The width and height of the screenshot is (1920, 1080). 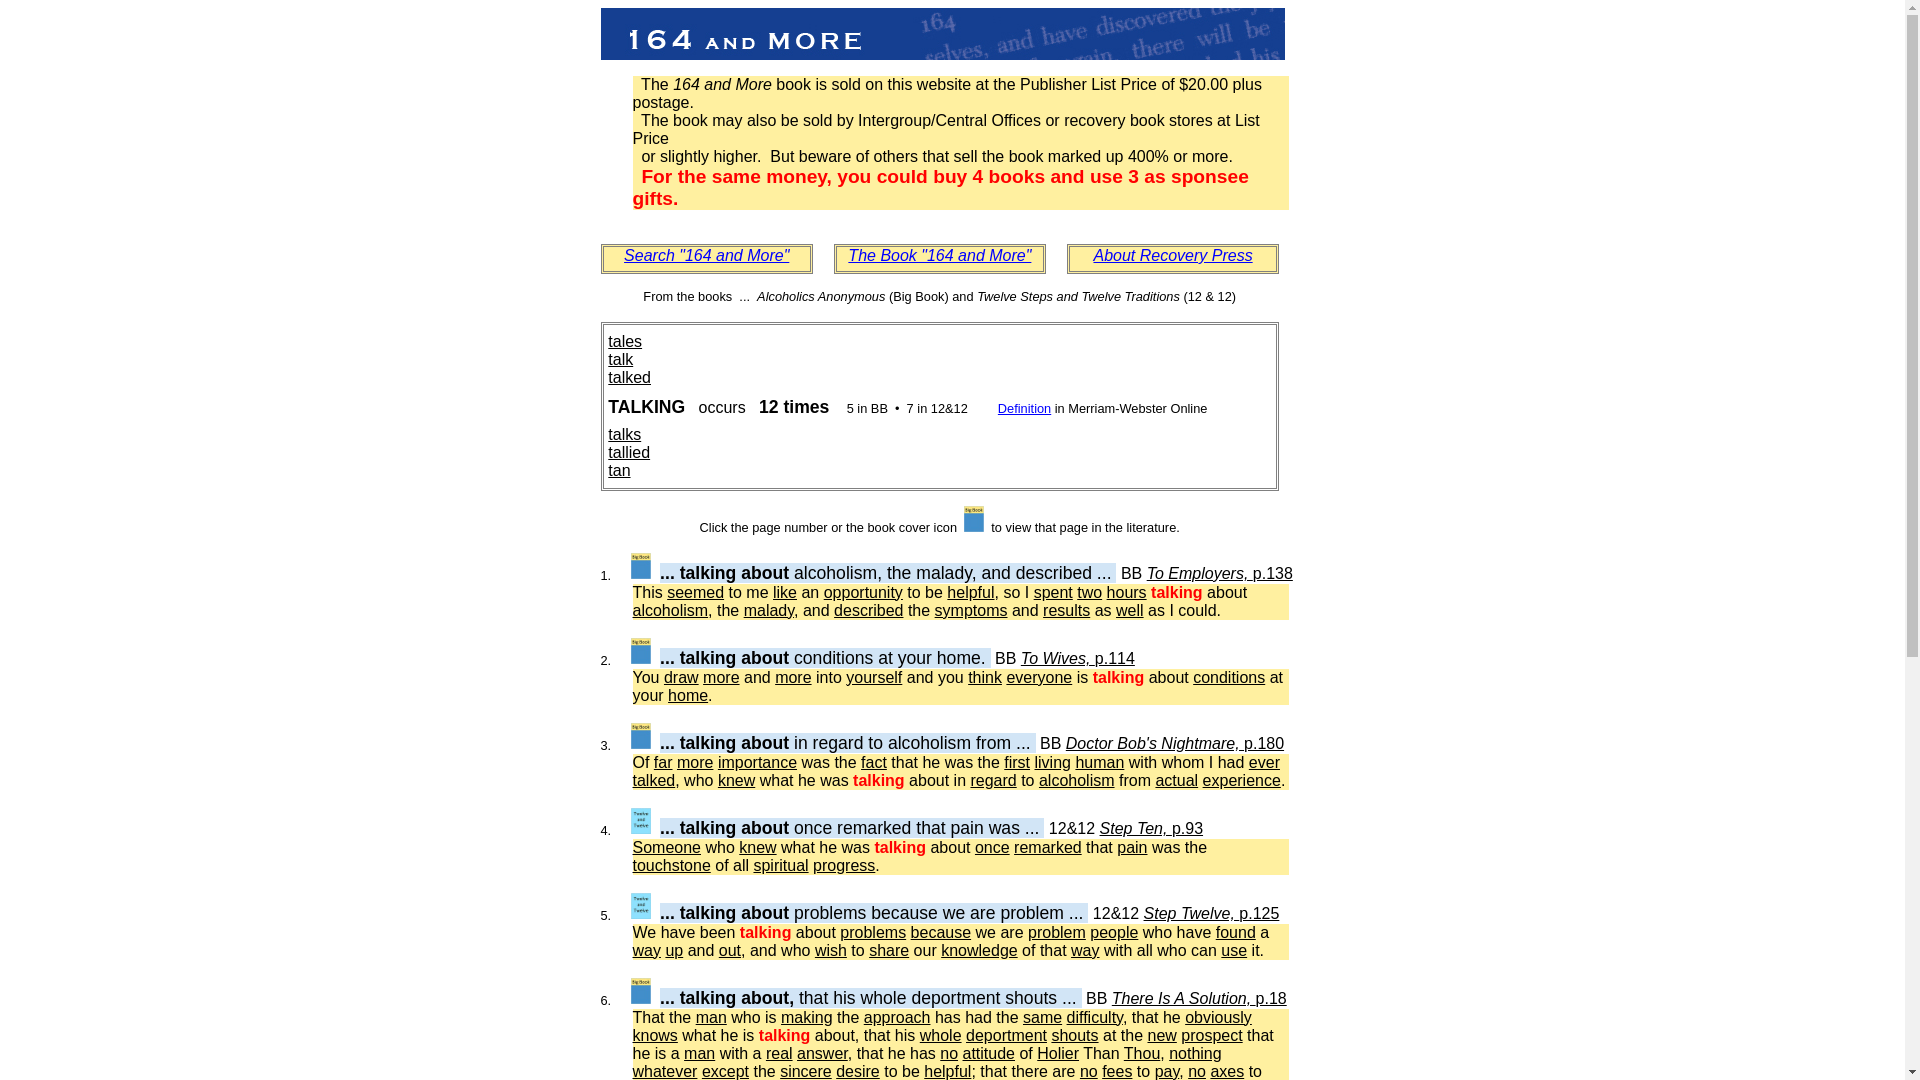 I want to click on 'tallied', so click(x=607, y=452).